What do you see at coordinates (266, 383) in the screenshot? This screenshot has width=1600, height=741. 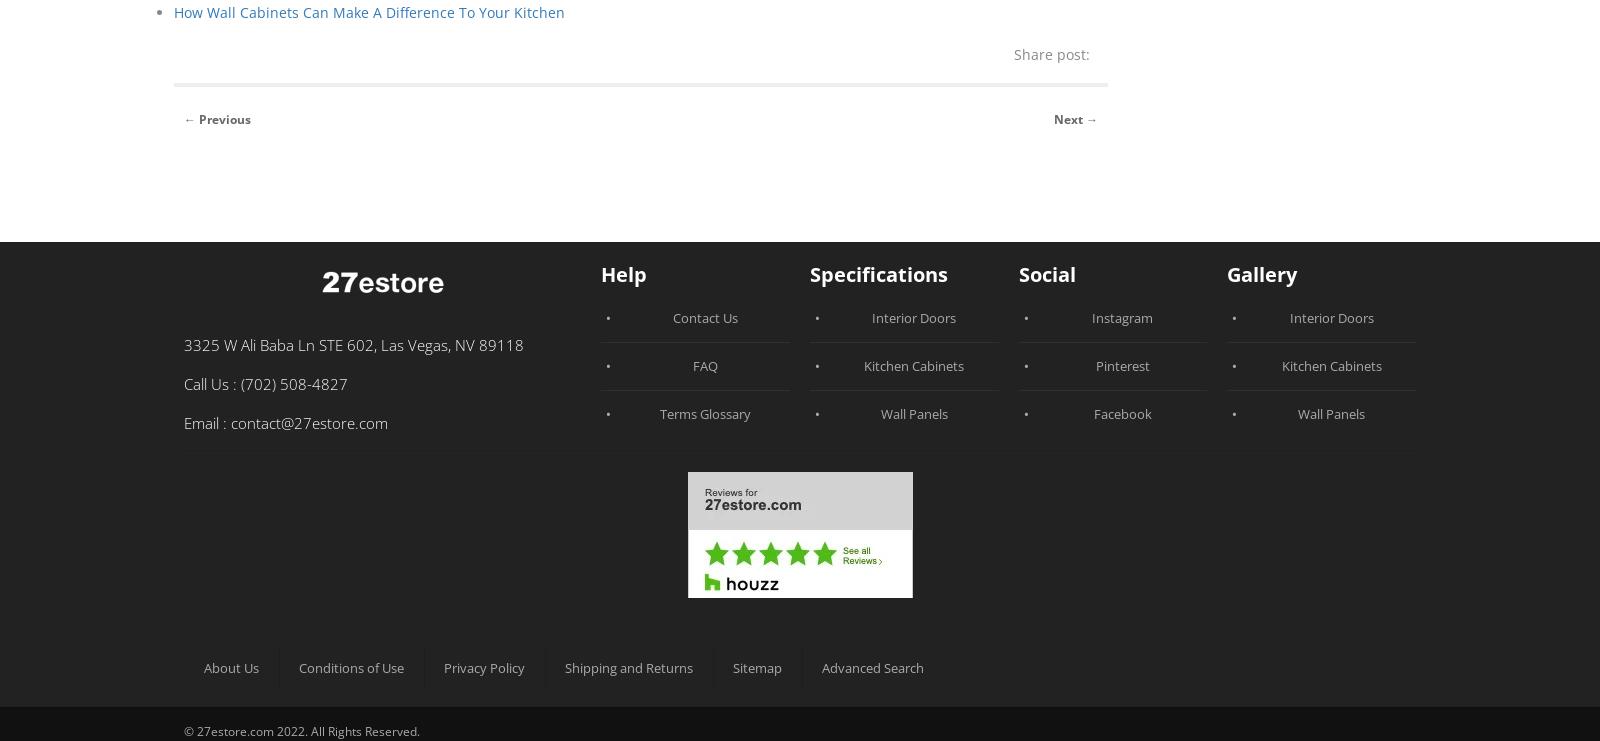 I see `'Call Us : (702) 508-4827'` at bounding box center [266, 383].